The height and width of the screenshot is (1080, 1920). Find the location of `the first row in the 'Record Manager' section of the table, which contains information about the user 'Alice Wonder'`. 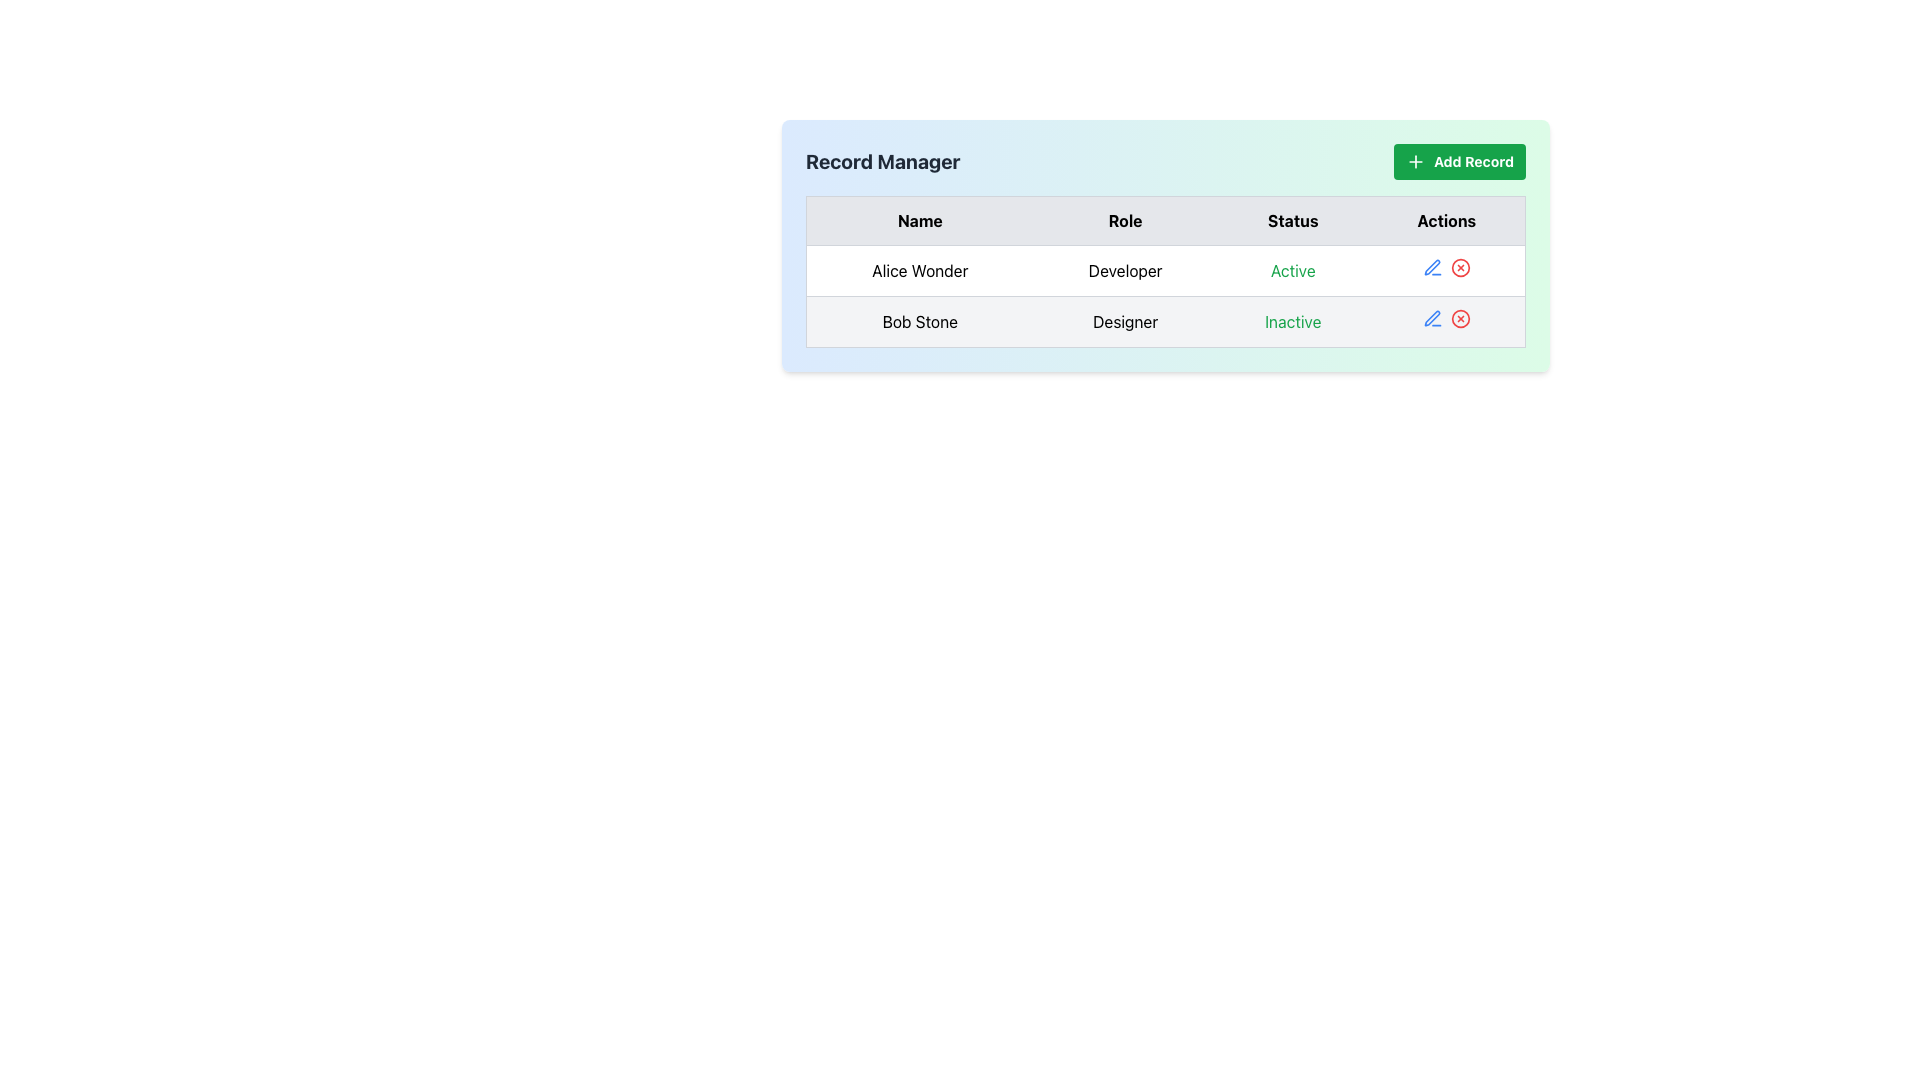

the first row in the 'Record Manager' section of the table, which contains information about the user 'Alice Wonder' is located at coordinates (1166, 270).